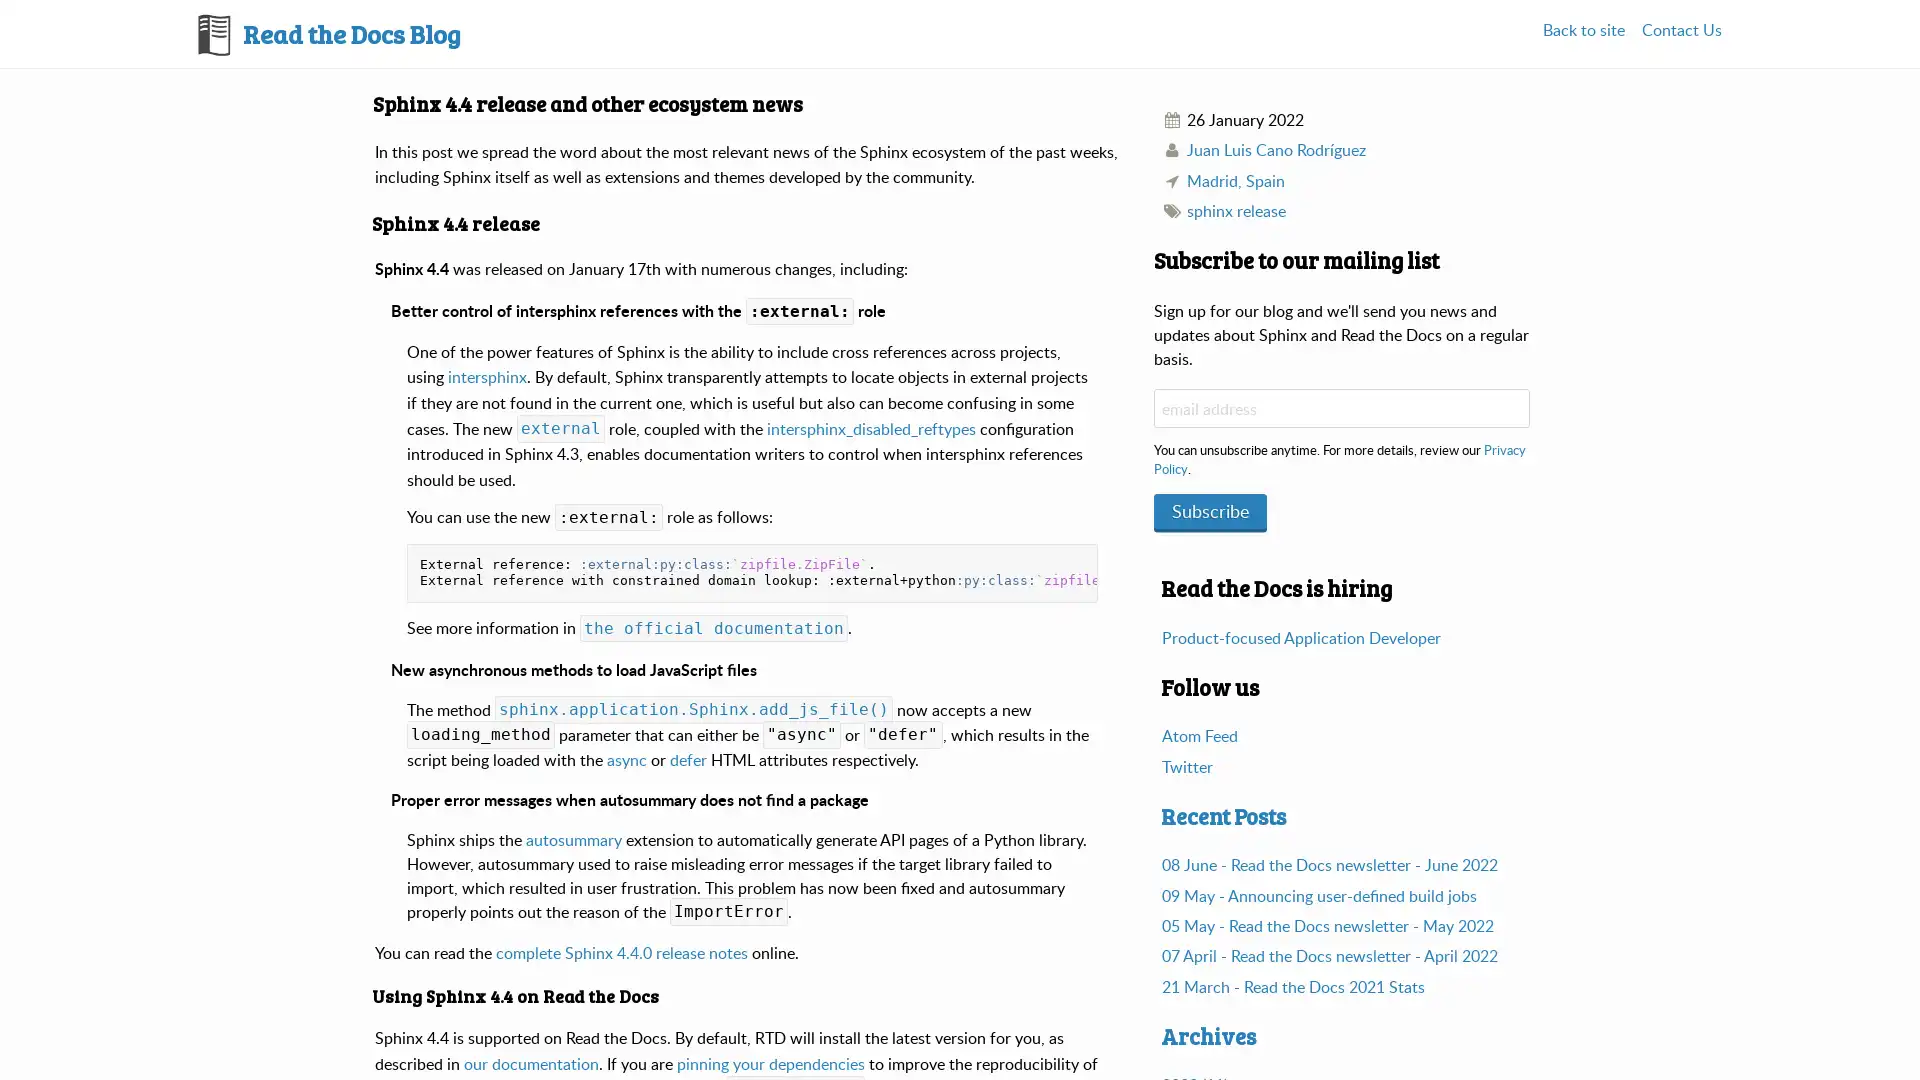 This screenshot has width=1920, height=1080. What do you see at coordinates (1209, 509) in the screenshot?
I see `Subscribe` at bounding box center [1209, 509].